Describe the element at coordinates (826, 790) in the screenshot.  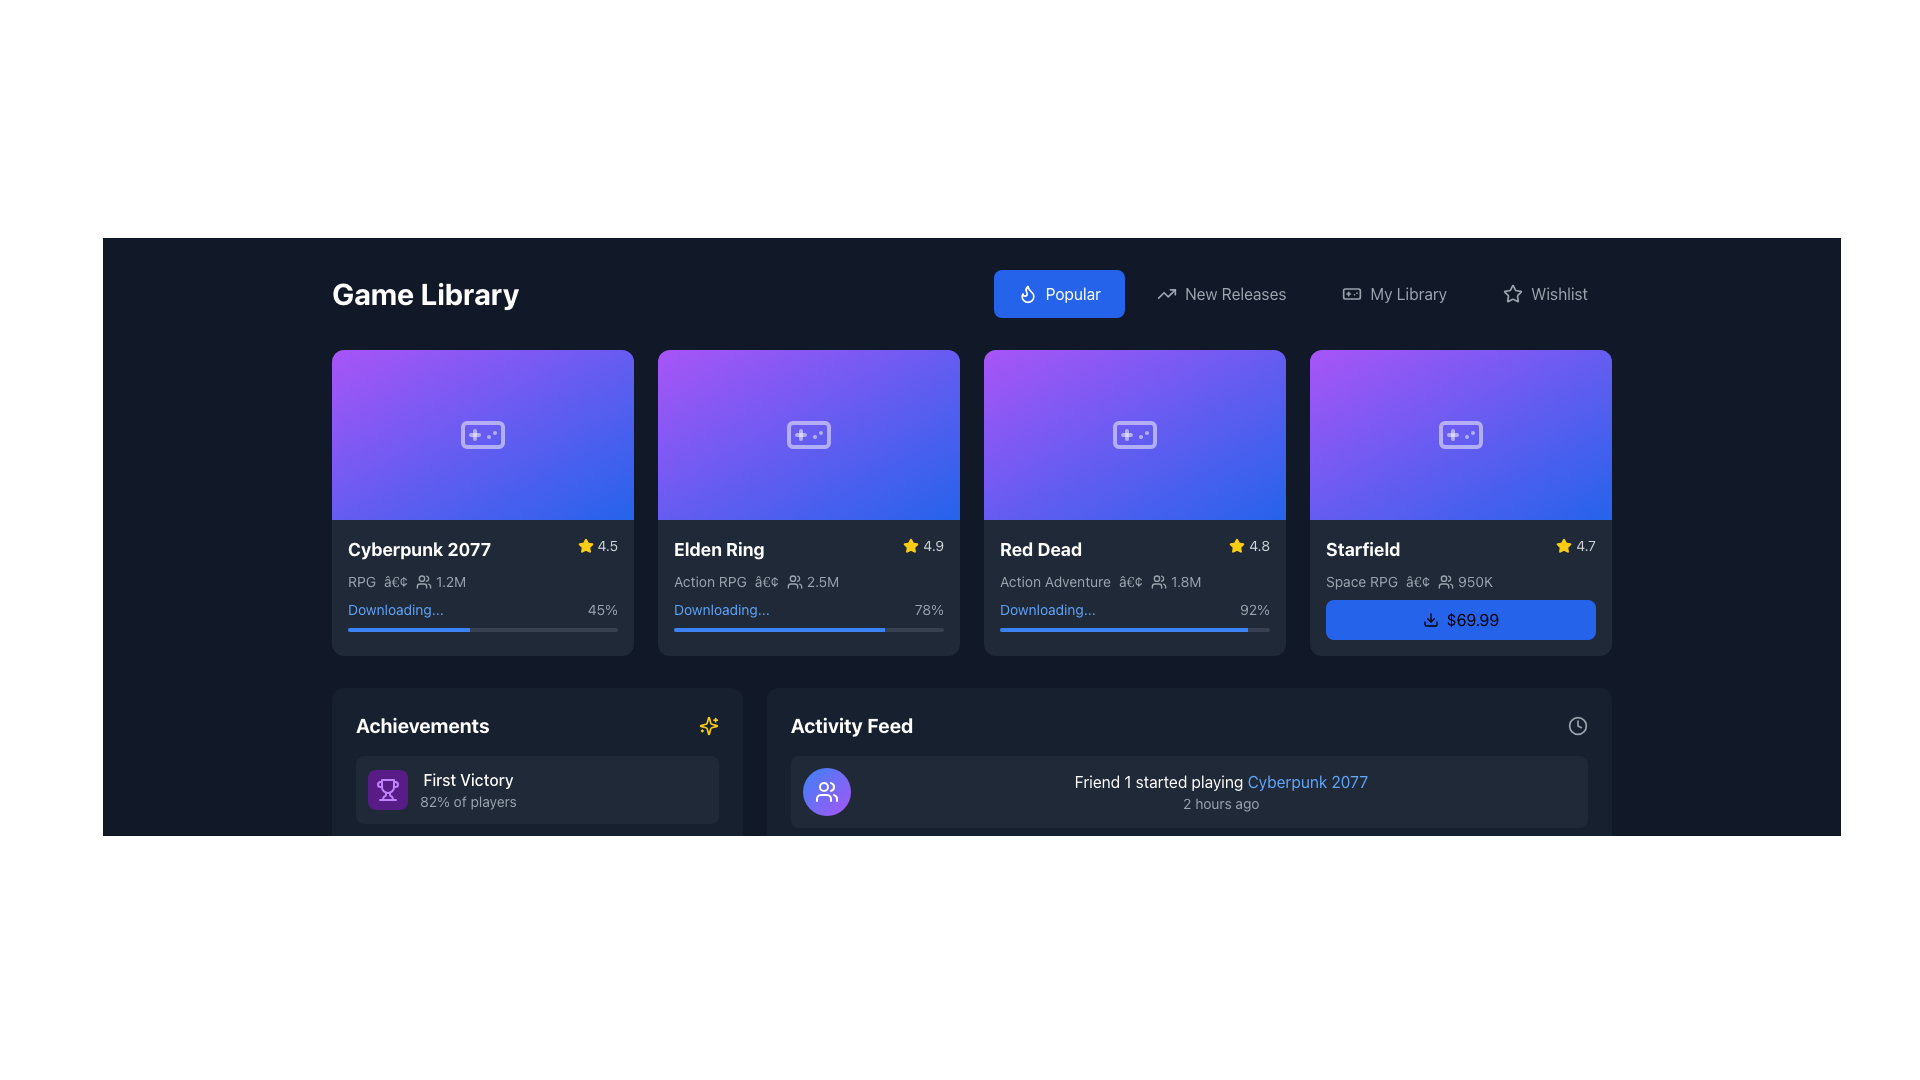
I see `the SVG icon resembling two figures, which is embedded in a circular decorative background transitioning from blue to purple in the 'Activity Feed' panel` at that location.